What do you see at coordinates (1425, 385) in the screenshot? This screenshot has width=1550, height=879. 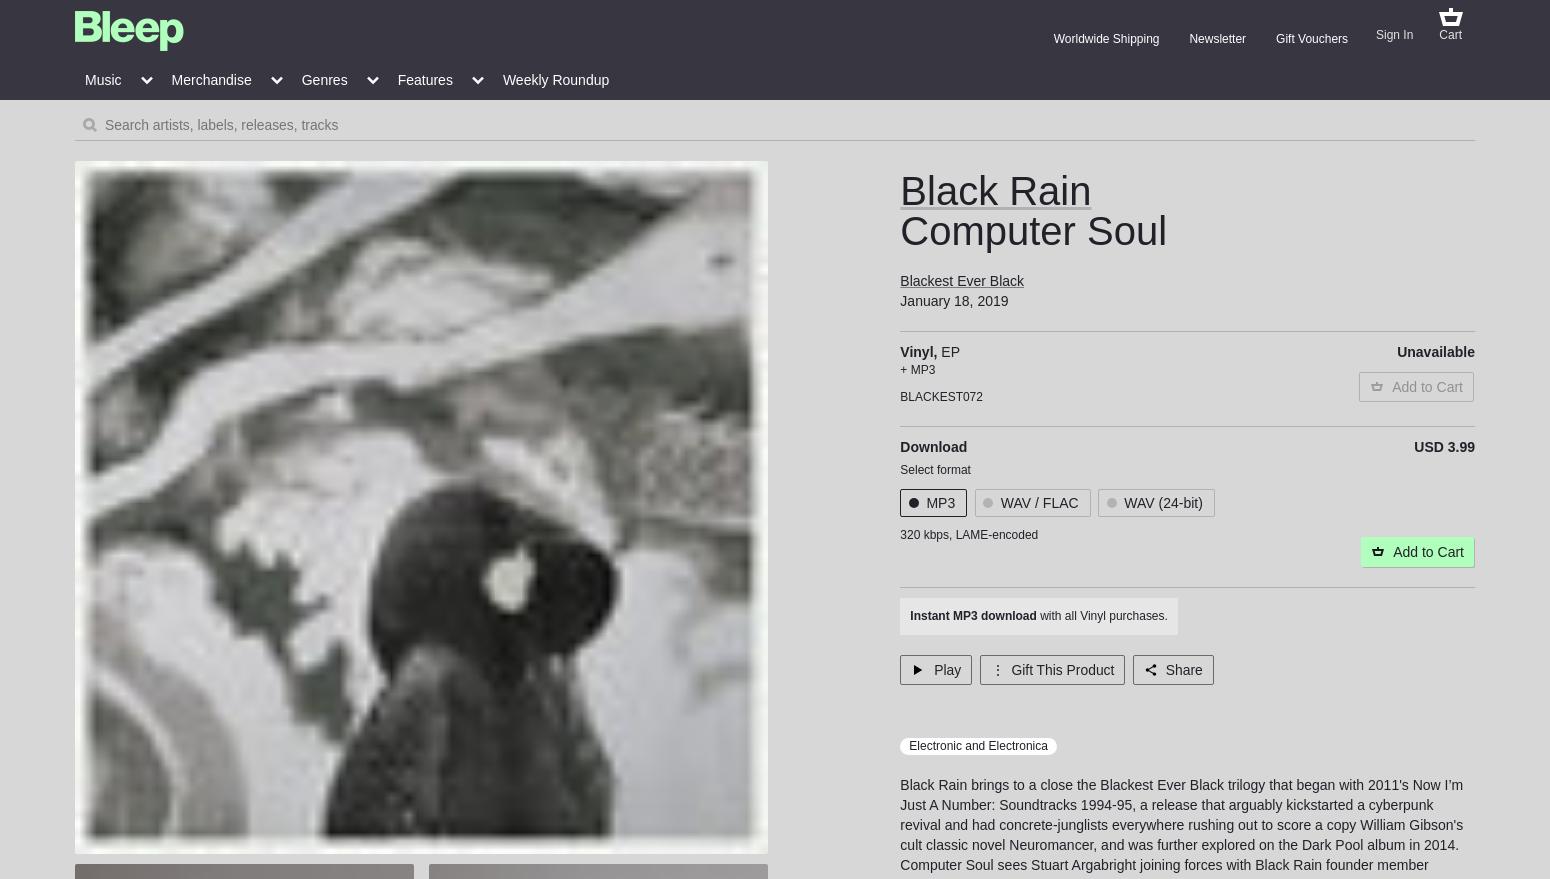 I see `'Add to Cart'` at bounding box center [1425, 385].